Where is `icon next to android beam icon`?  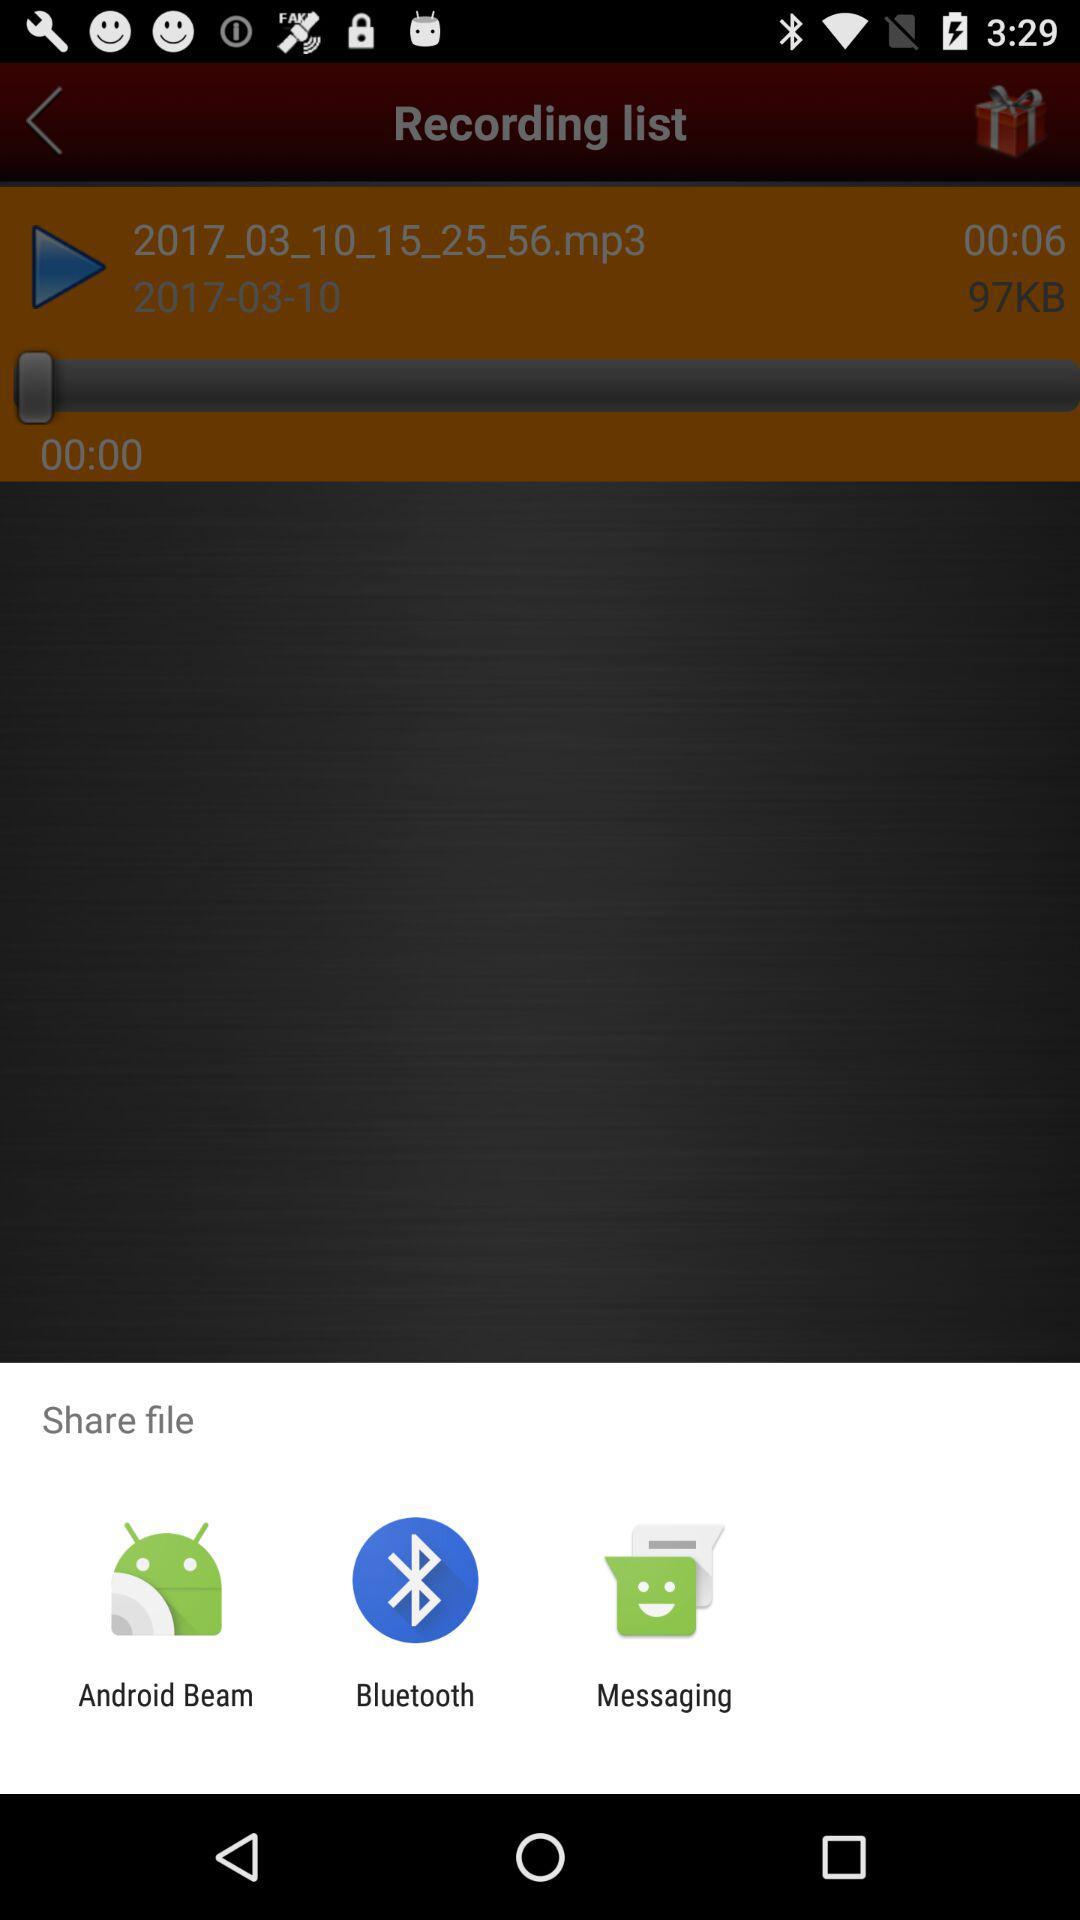 icon next to android beam icon is located at coordinates (414, 1711).